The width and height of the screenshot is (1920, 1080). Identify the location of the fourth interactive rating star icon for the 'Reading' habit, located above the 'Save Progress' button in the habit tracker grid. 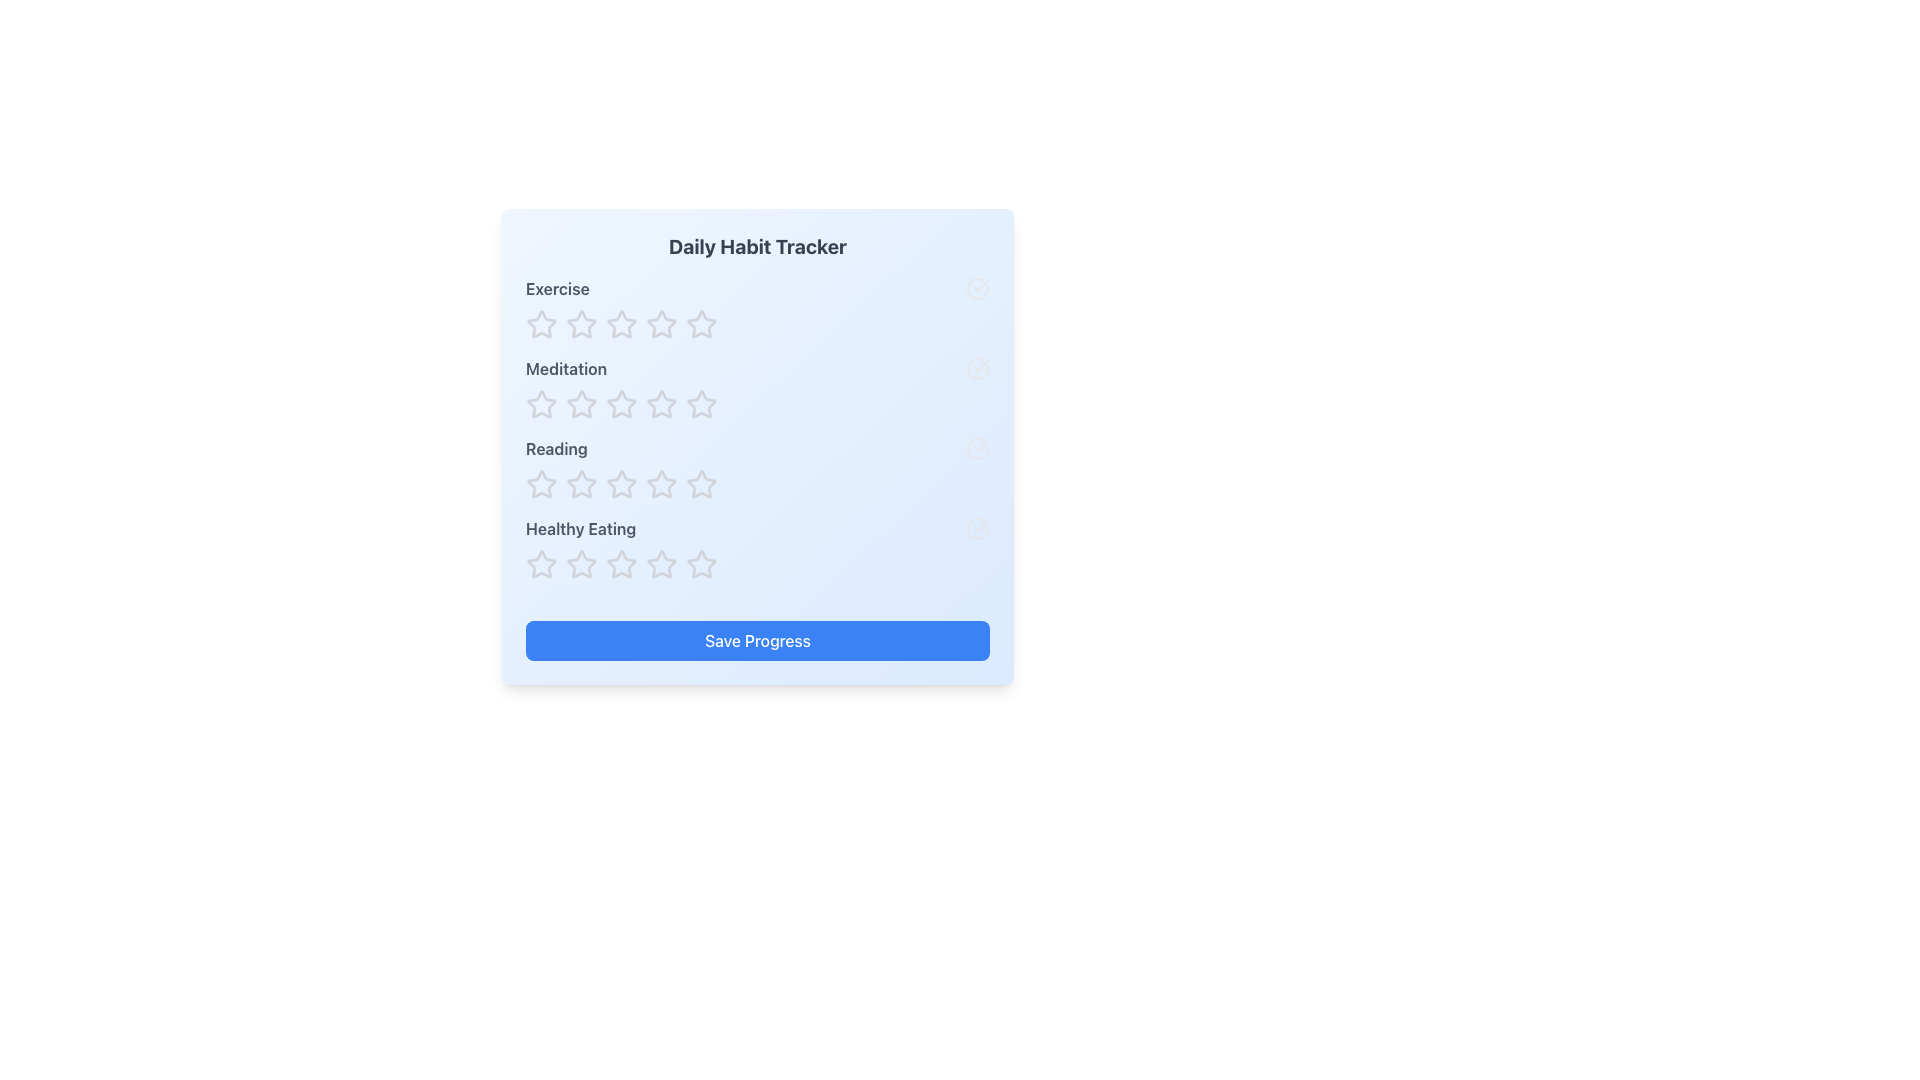
(621, 485).